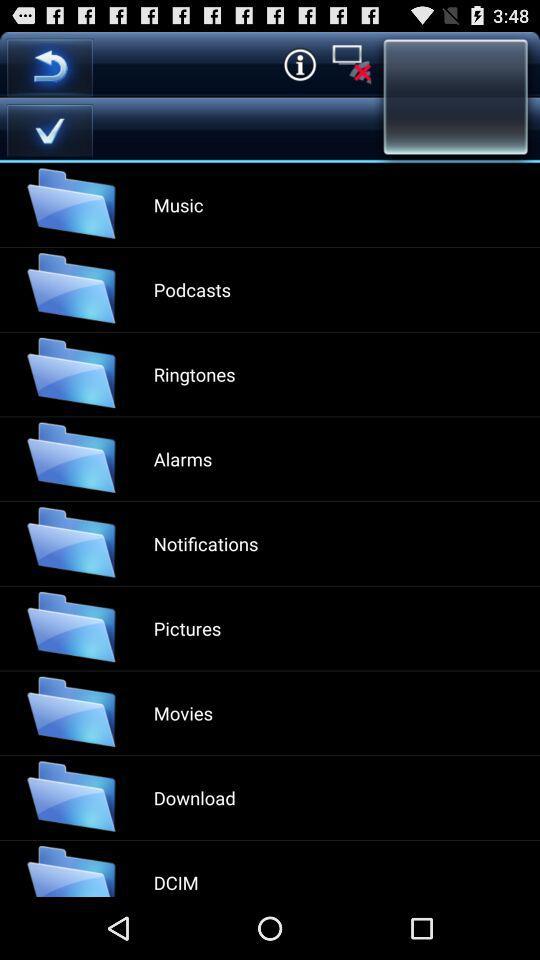 The height and width of the screenshot is (960, 540). What do you see at coordinates (50, 71) in the screenshot?
I see `the undo icon` at bounding box center [50, 71].